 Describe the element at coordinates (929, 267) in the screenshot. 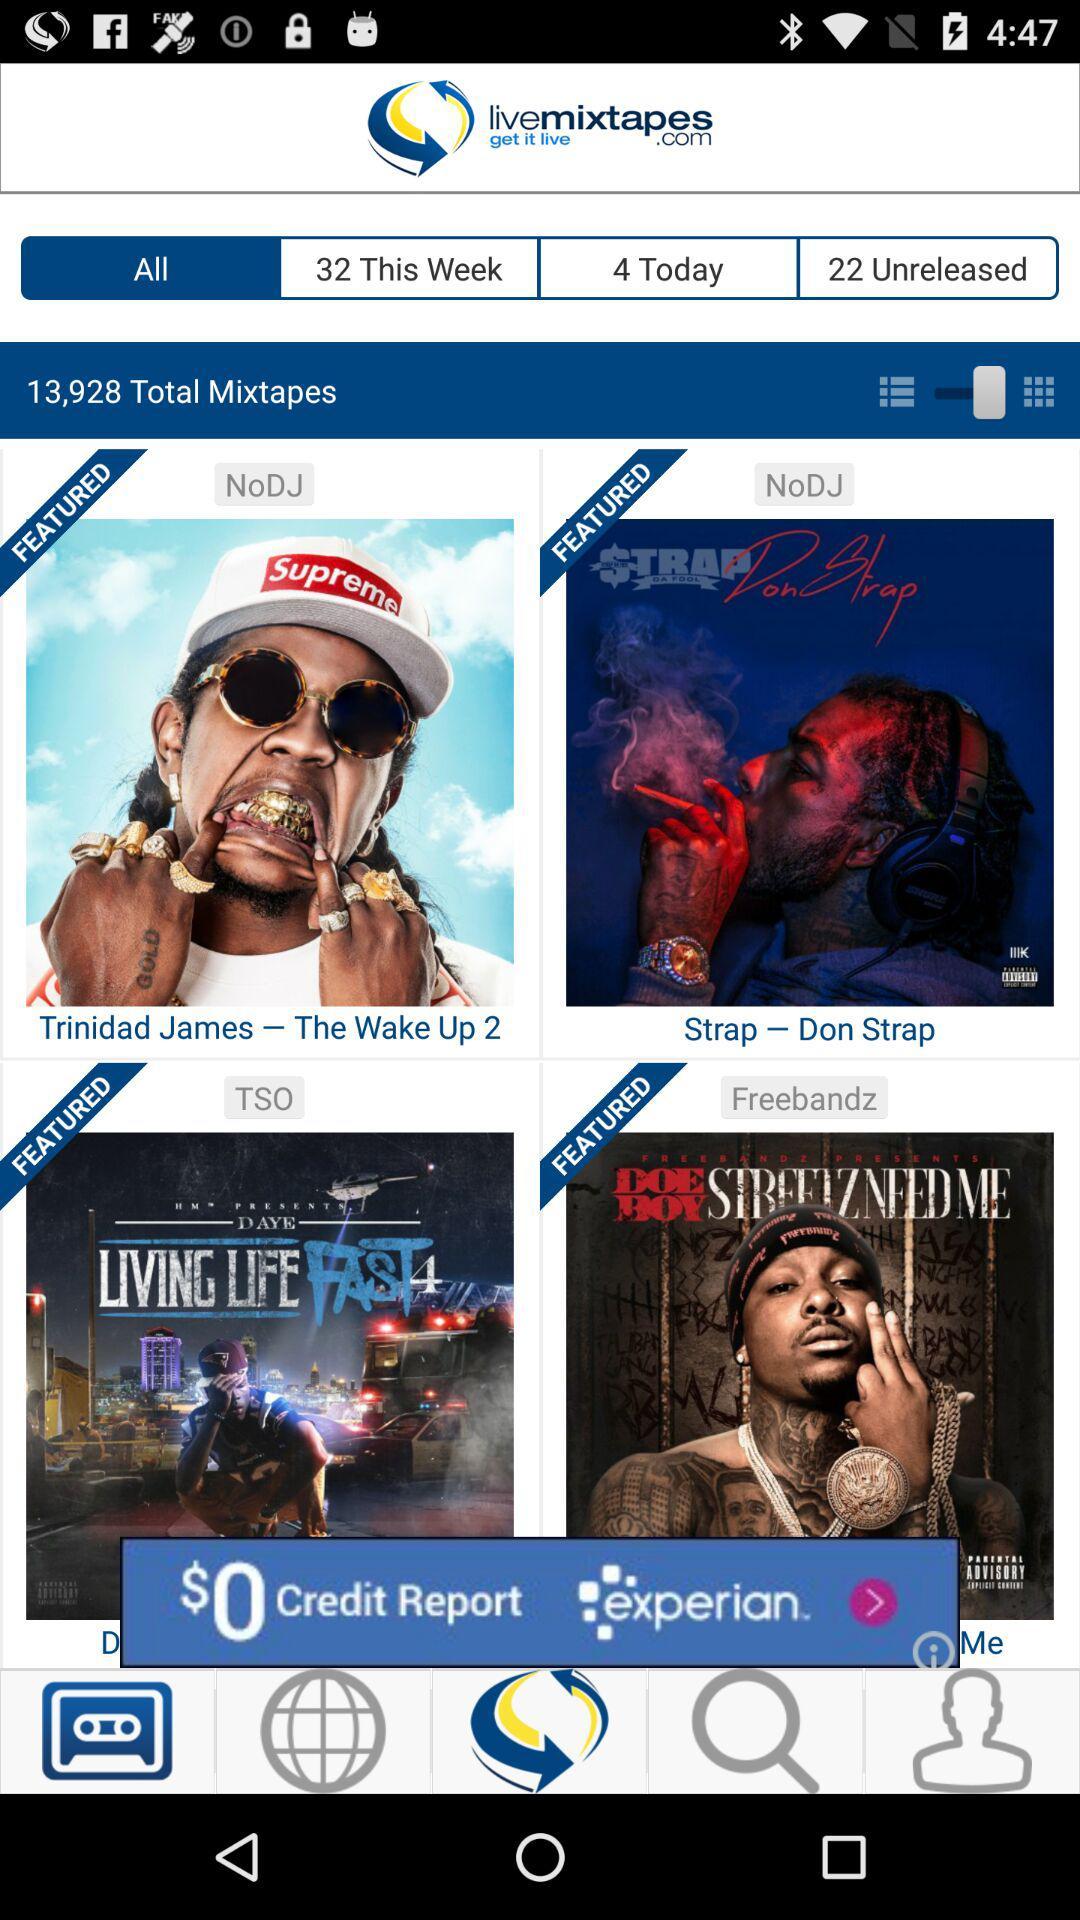

I see `22 unreleased icon` at that location.